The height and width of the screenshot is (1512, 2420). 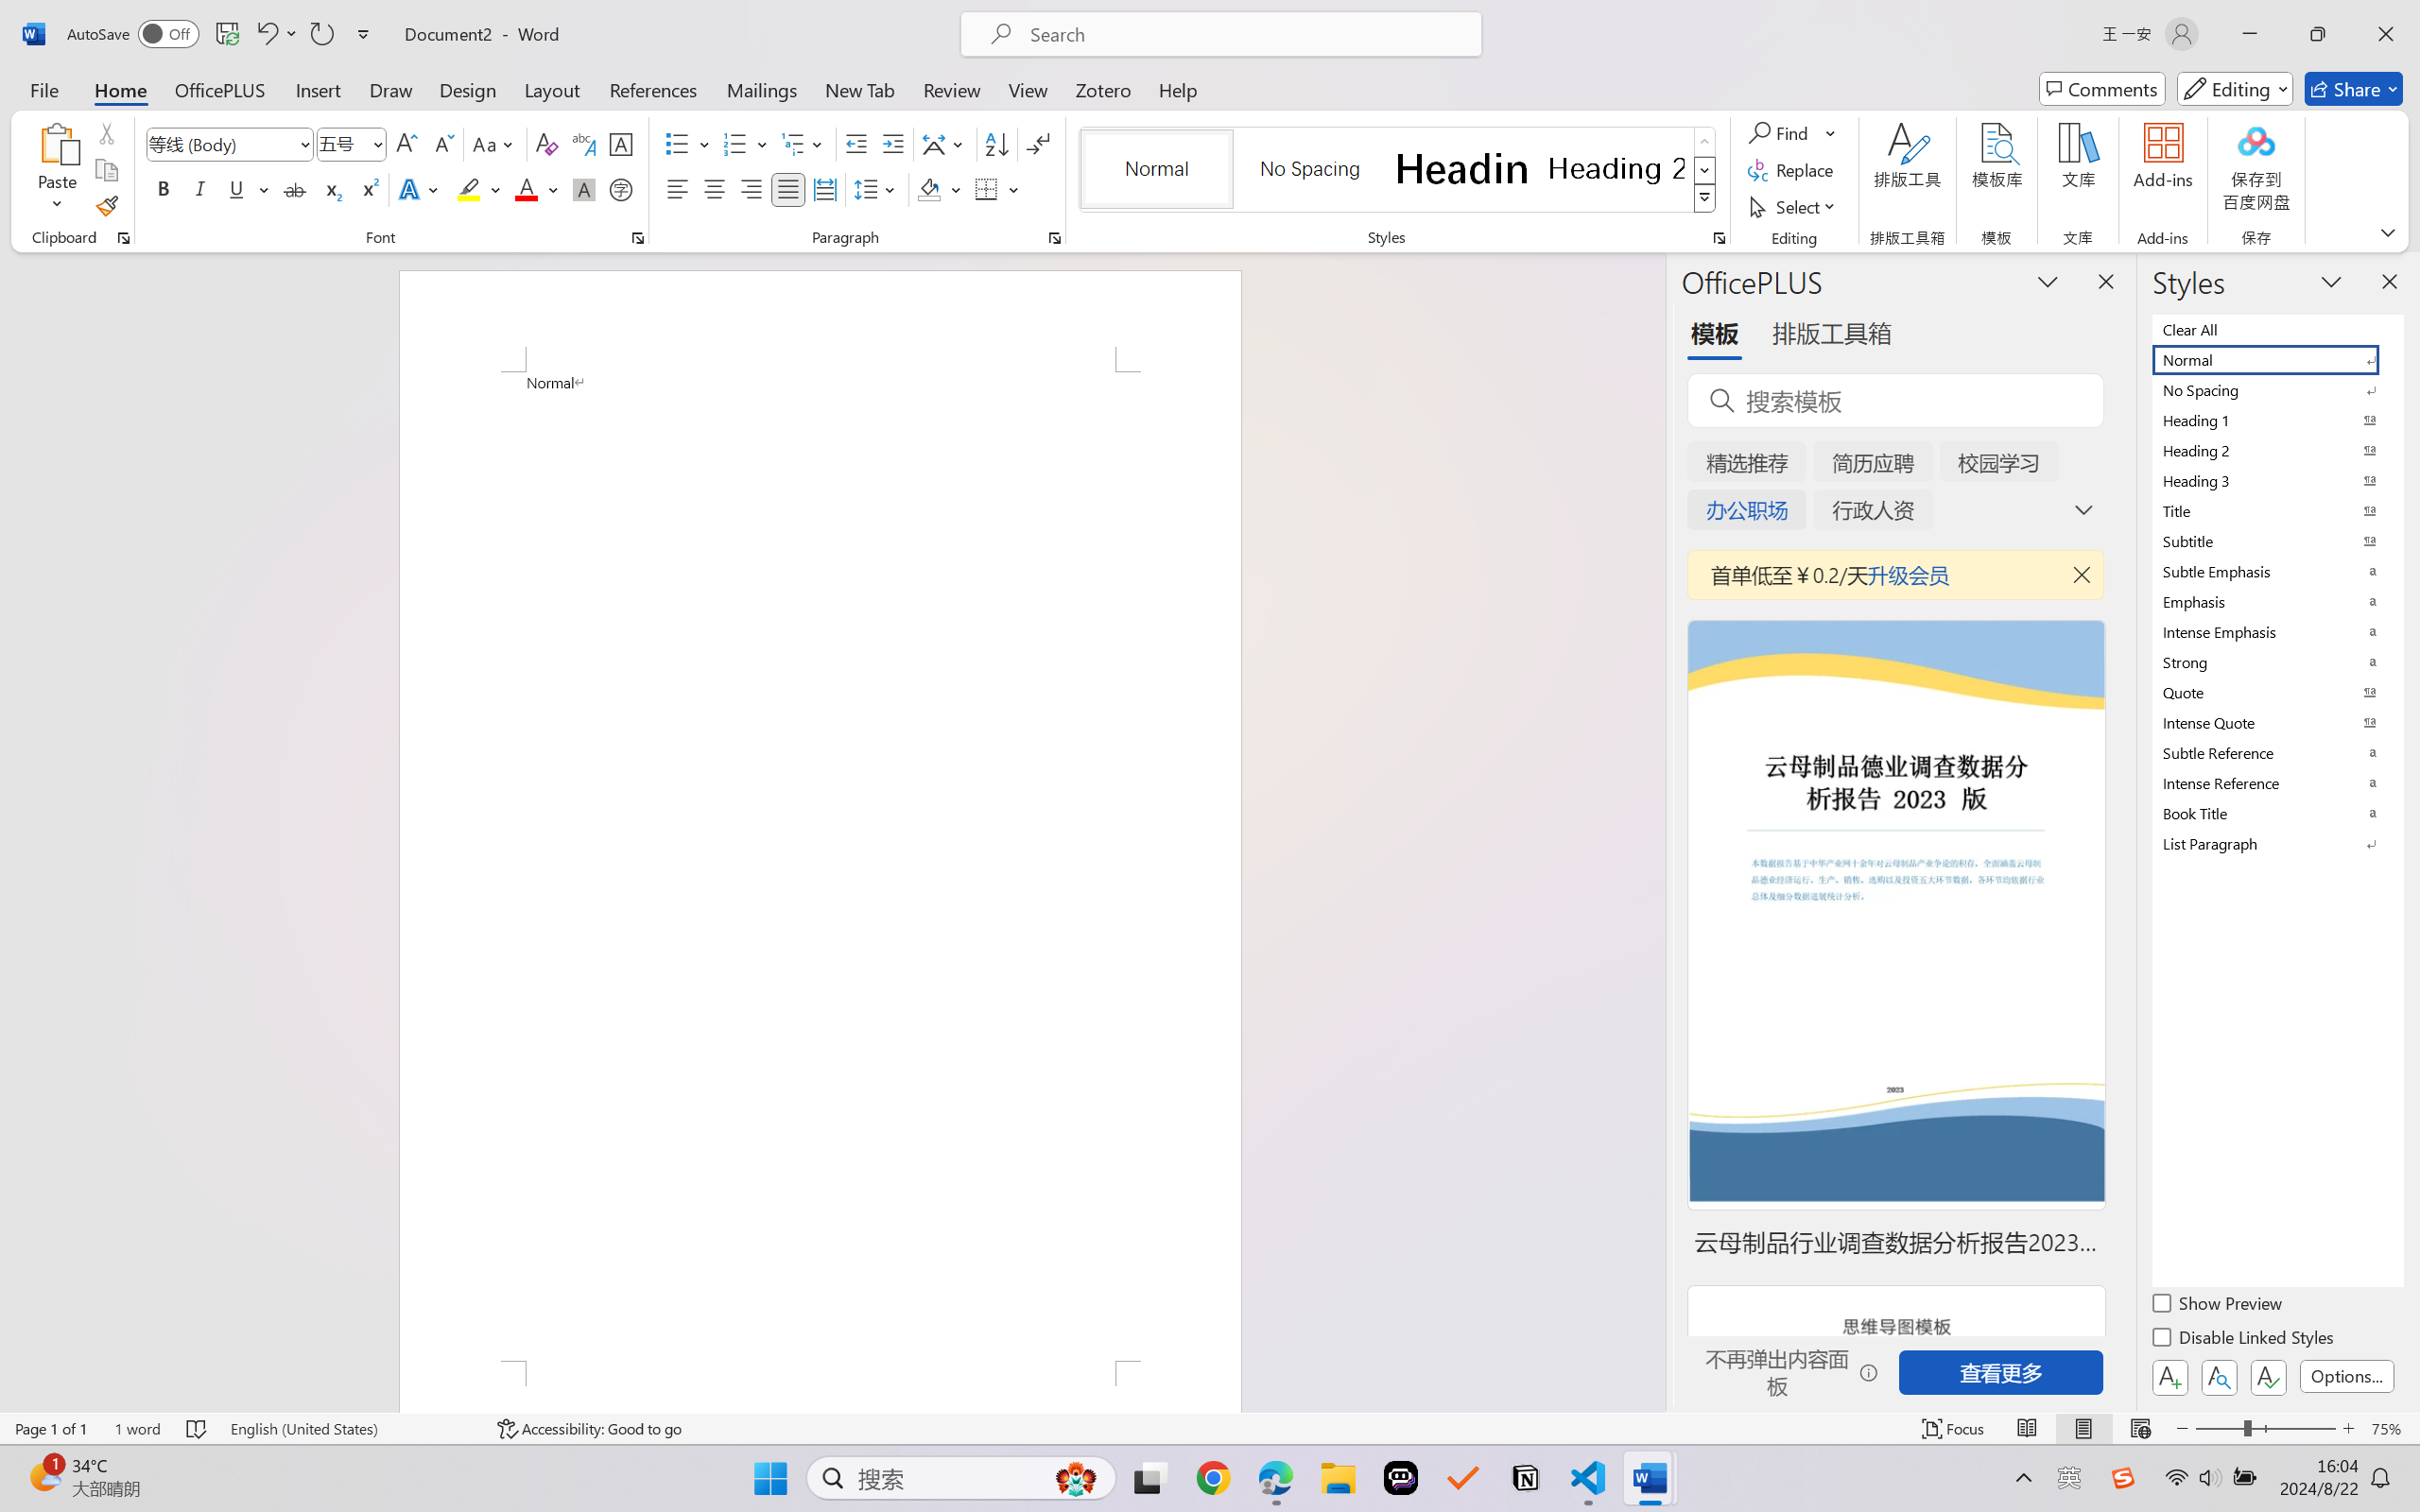 What do you see at coordinates (2275, 601) in the screenshot?
I see `'Emphasis'` at bounding box center [2275, 601].